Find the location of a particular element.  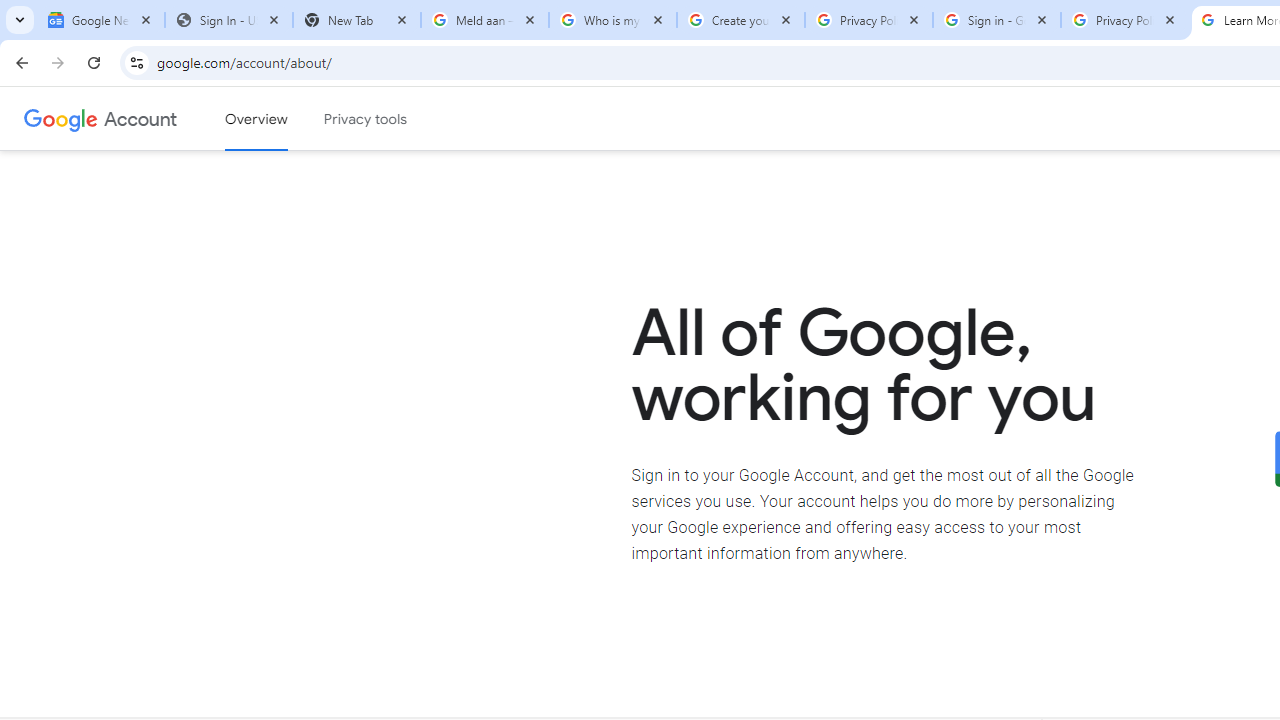

'Create your Google Account' is located at coordinates (740, 20).